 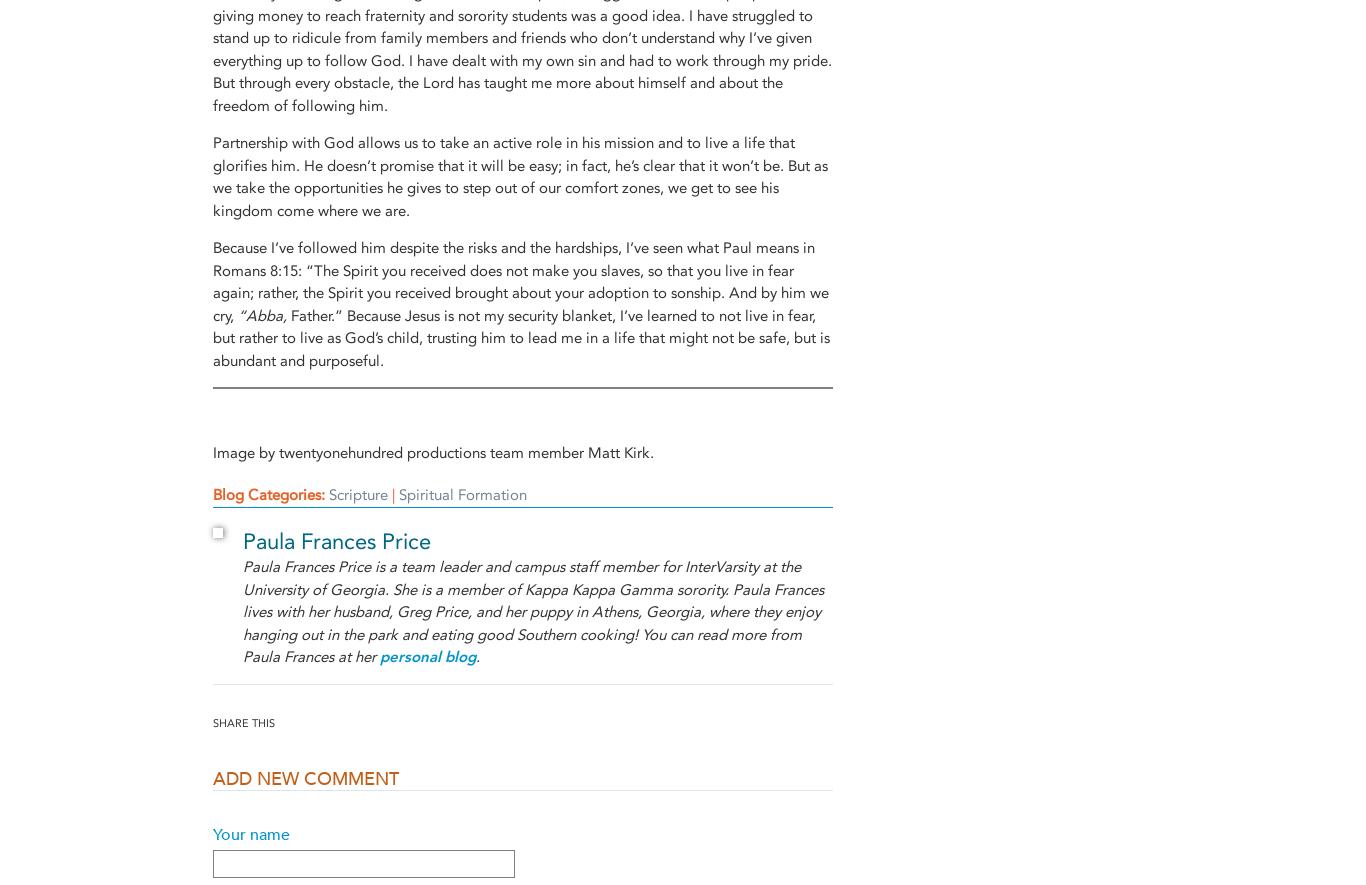 What do you see at coordinates (336, 540) in the screenshot?
I see `'Paula Frances Price'` at bounding box center [336, 540].